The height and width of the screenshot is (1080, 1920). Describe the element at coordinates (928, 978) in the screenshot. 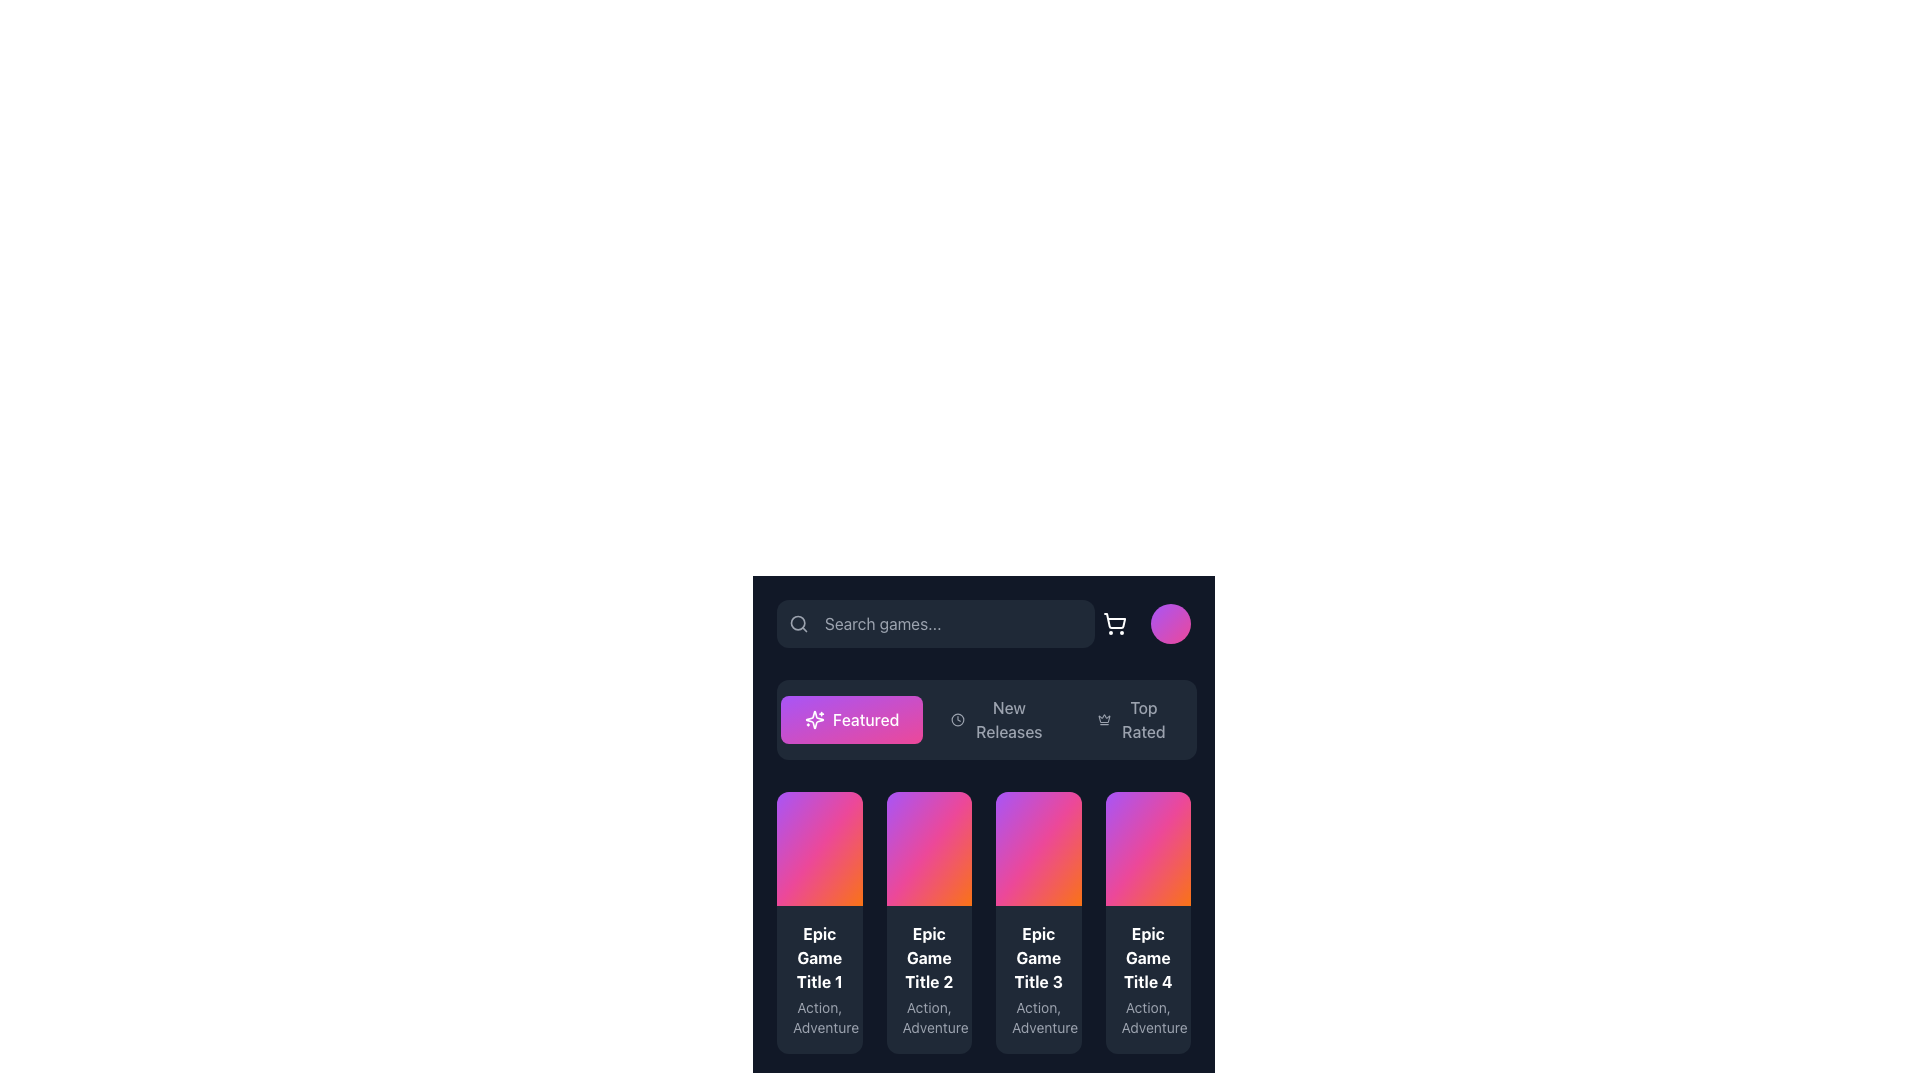

I see `the text and informational component displaying 'Epic Game Title 2' in bold, which is part of the second clickable game card in a horizontal layout` at that location.